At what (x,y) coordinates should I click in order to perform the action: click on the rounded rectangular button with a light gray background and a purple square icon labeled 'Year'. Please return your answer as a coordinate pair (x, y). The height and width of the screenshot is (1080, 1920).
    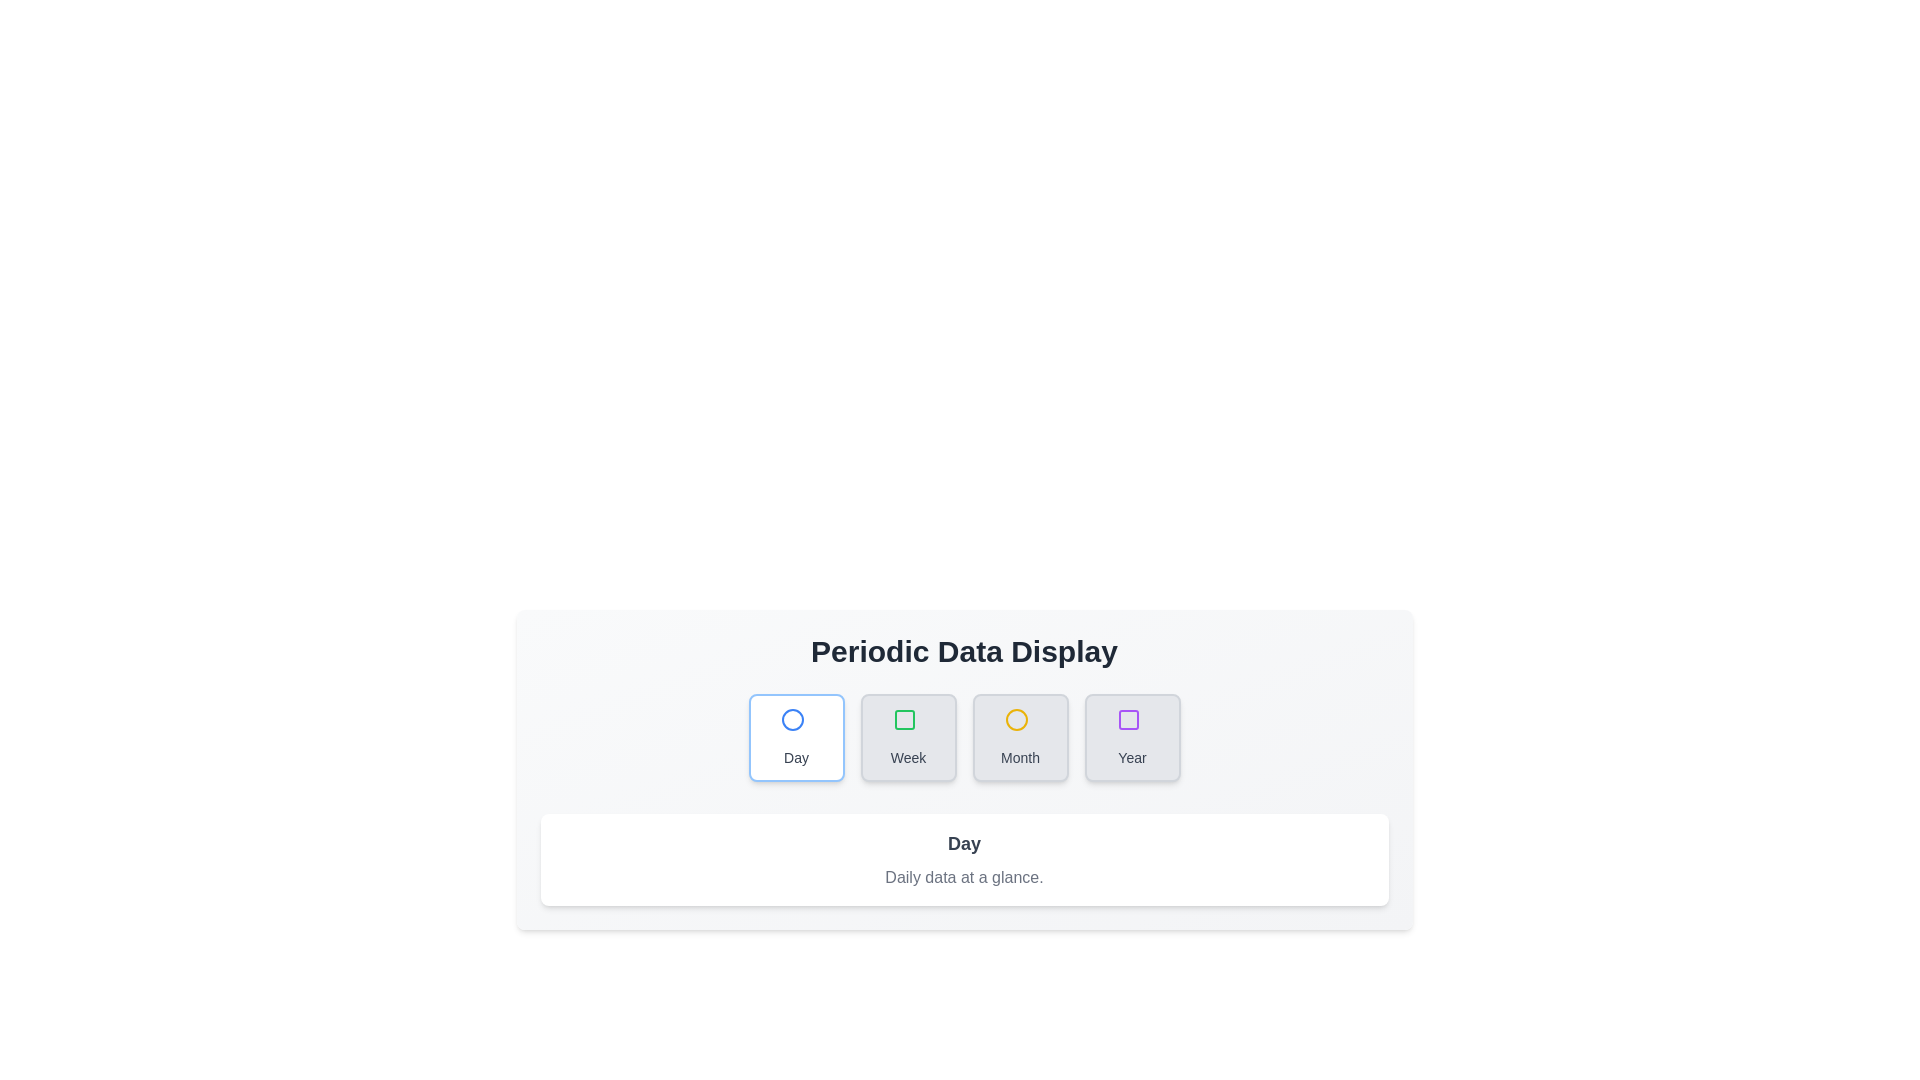
    Looking at the image, I should click on (1132, 737).